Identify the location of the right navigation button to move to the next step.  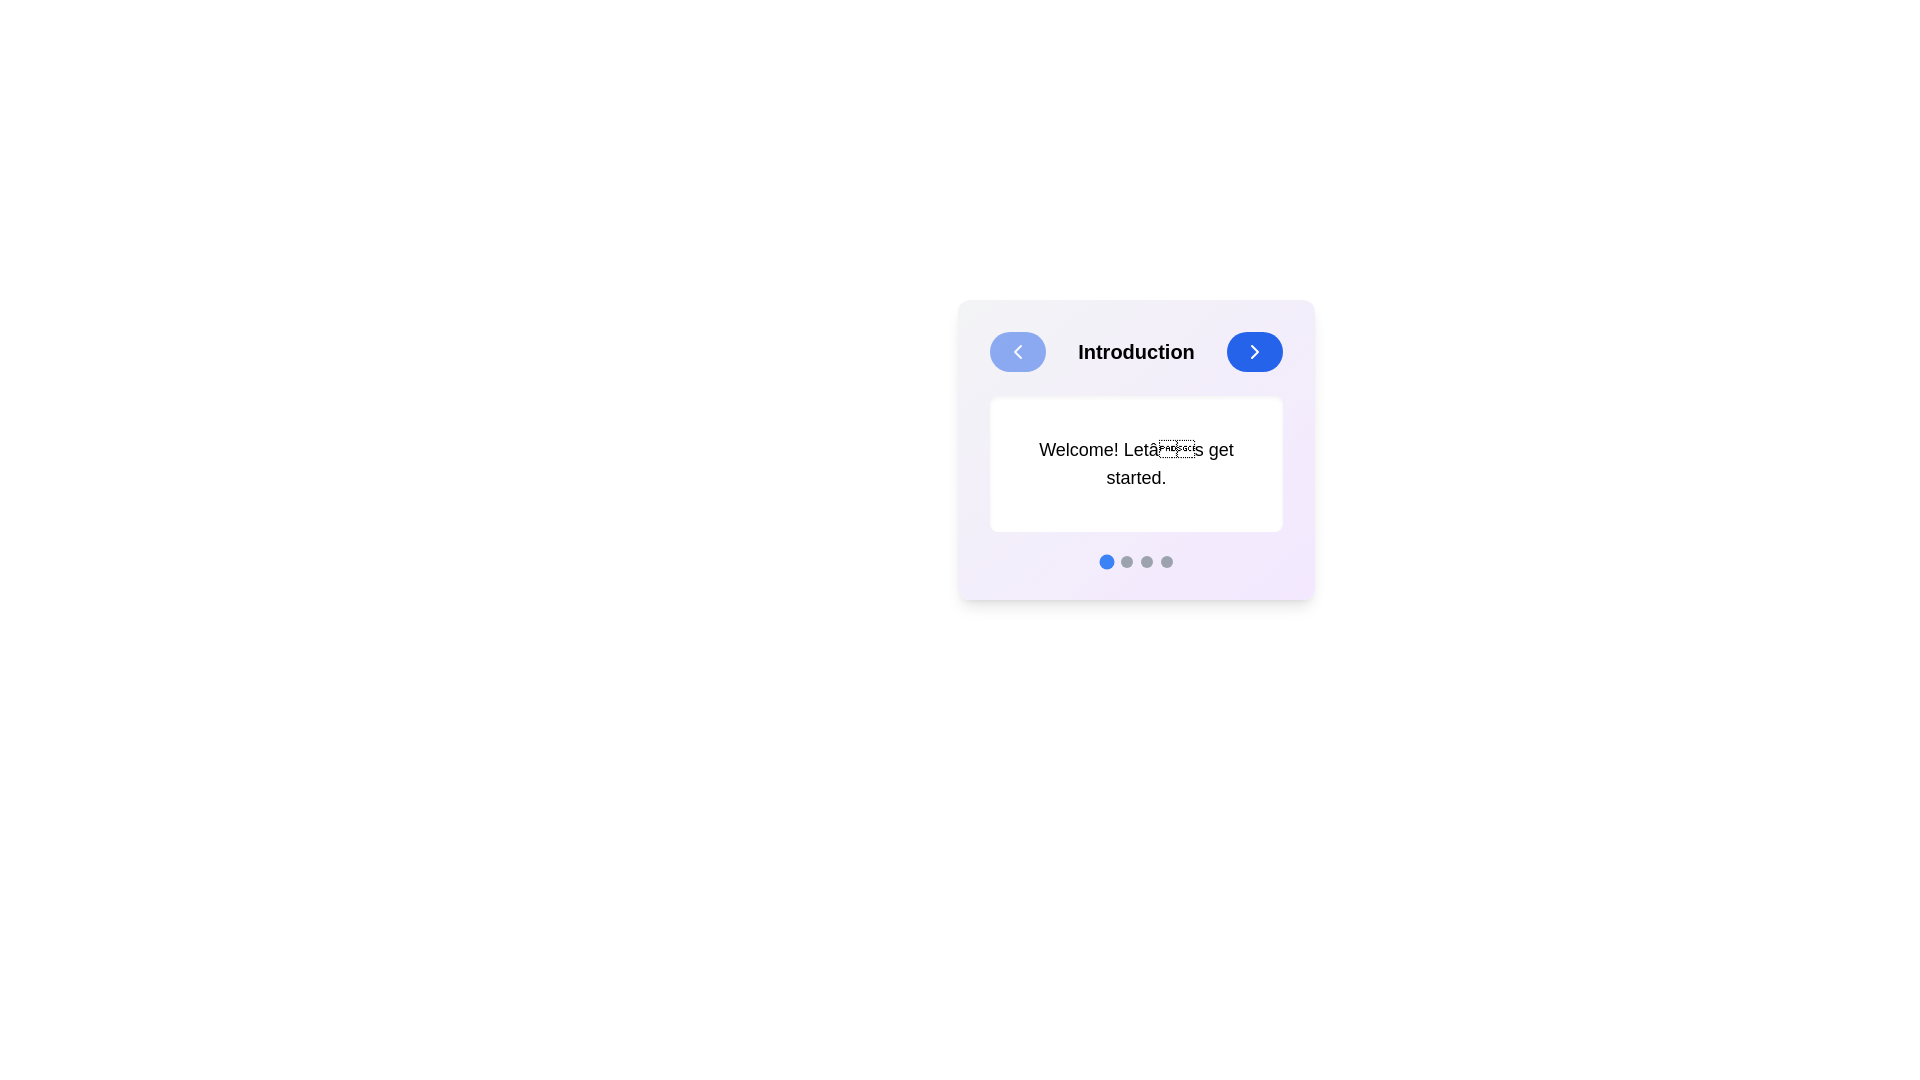
(1253, 350).